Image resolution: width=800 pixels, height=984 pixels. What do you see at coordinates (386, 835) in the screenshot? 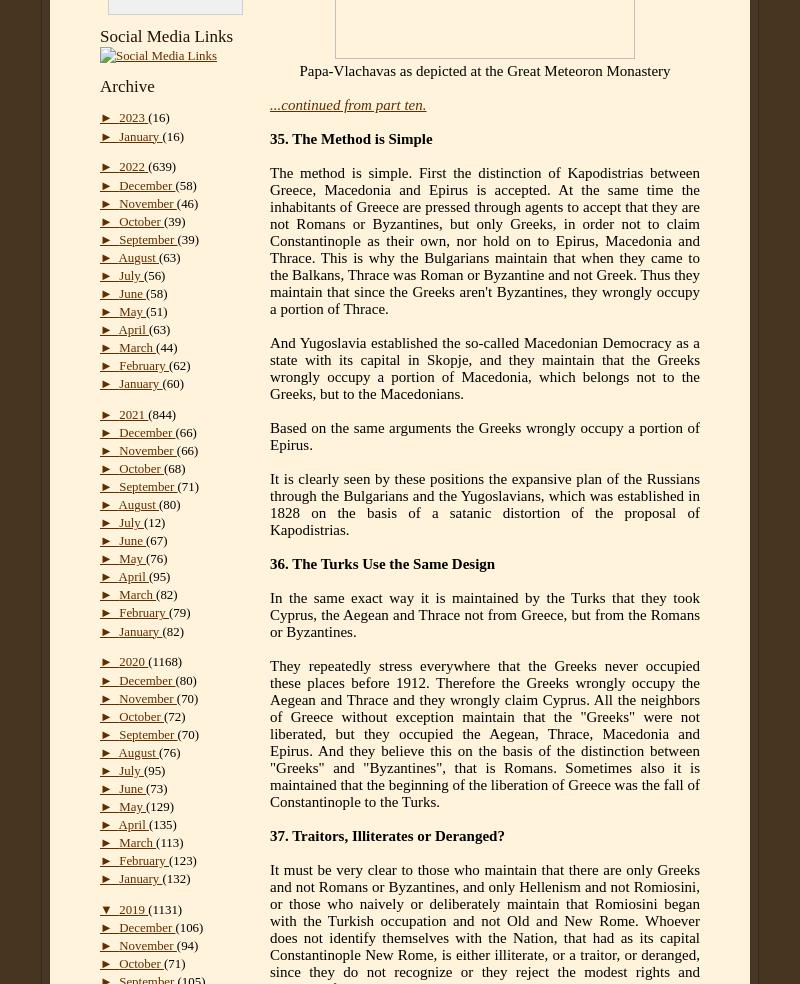
I see `'37. Traitors, Illiterates or Deranged?'` at bounding box center [386, 835].